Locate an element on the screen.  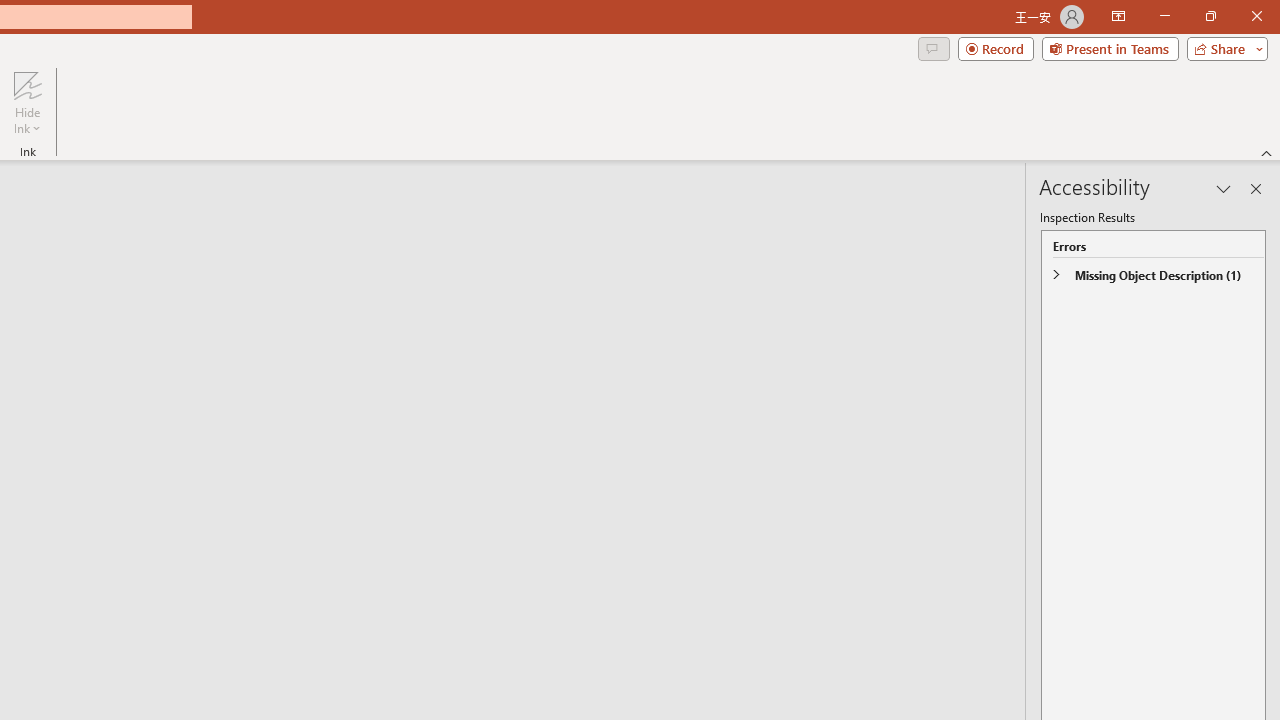
'Hide Ink' is located at coordinates (27, 84).